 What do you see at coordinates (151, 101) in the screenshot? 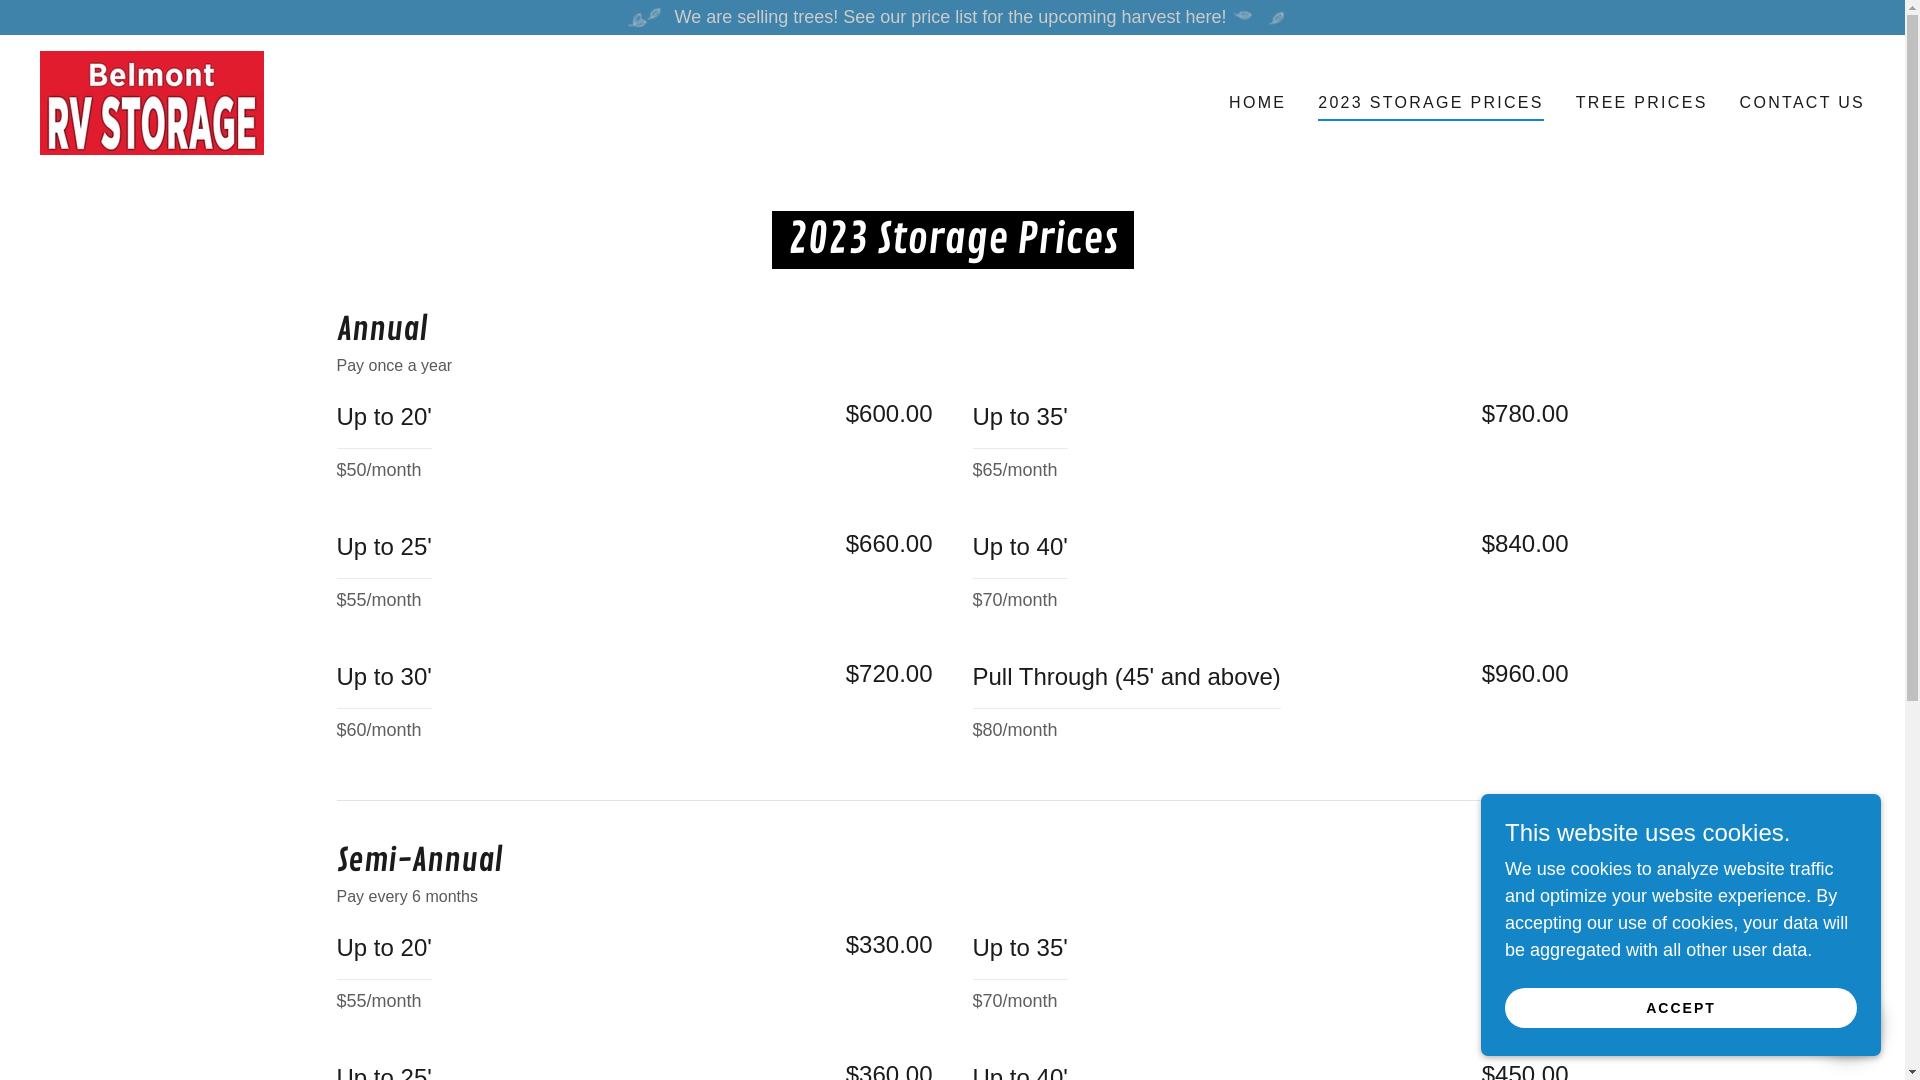
I see `'Belmont RV Storage'` at bounding box center [151, 101].